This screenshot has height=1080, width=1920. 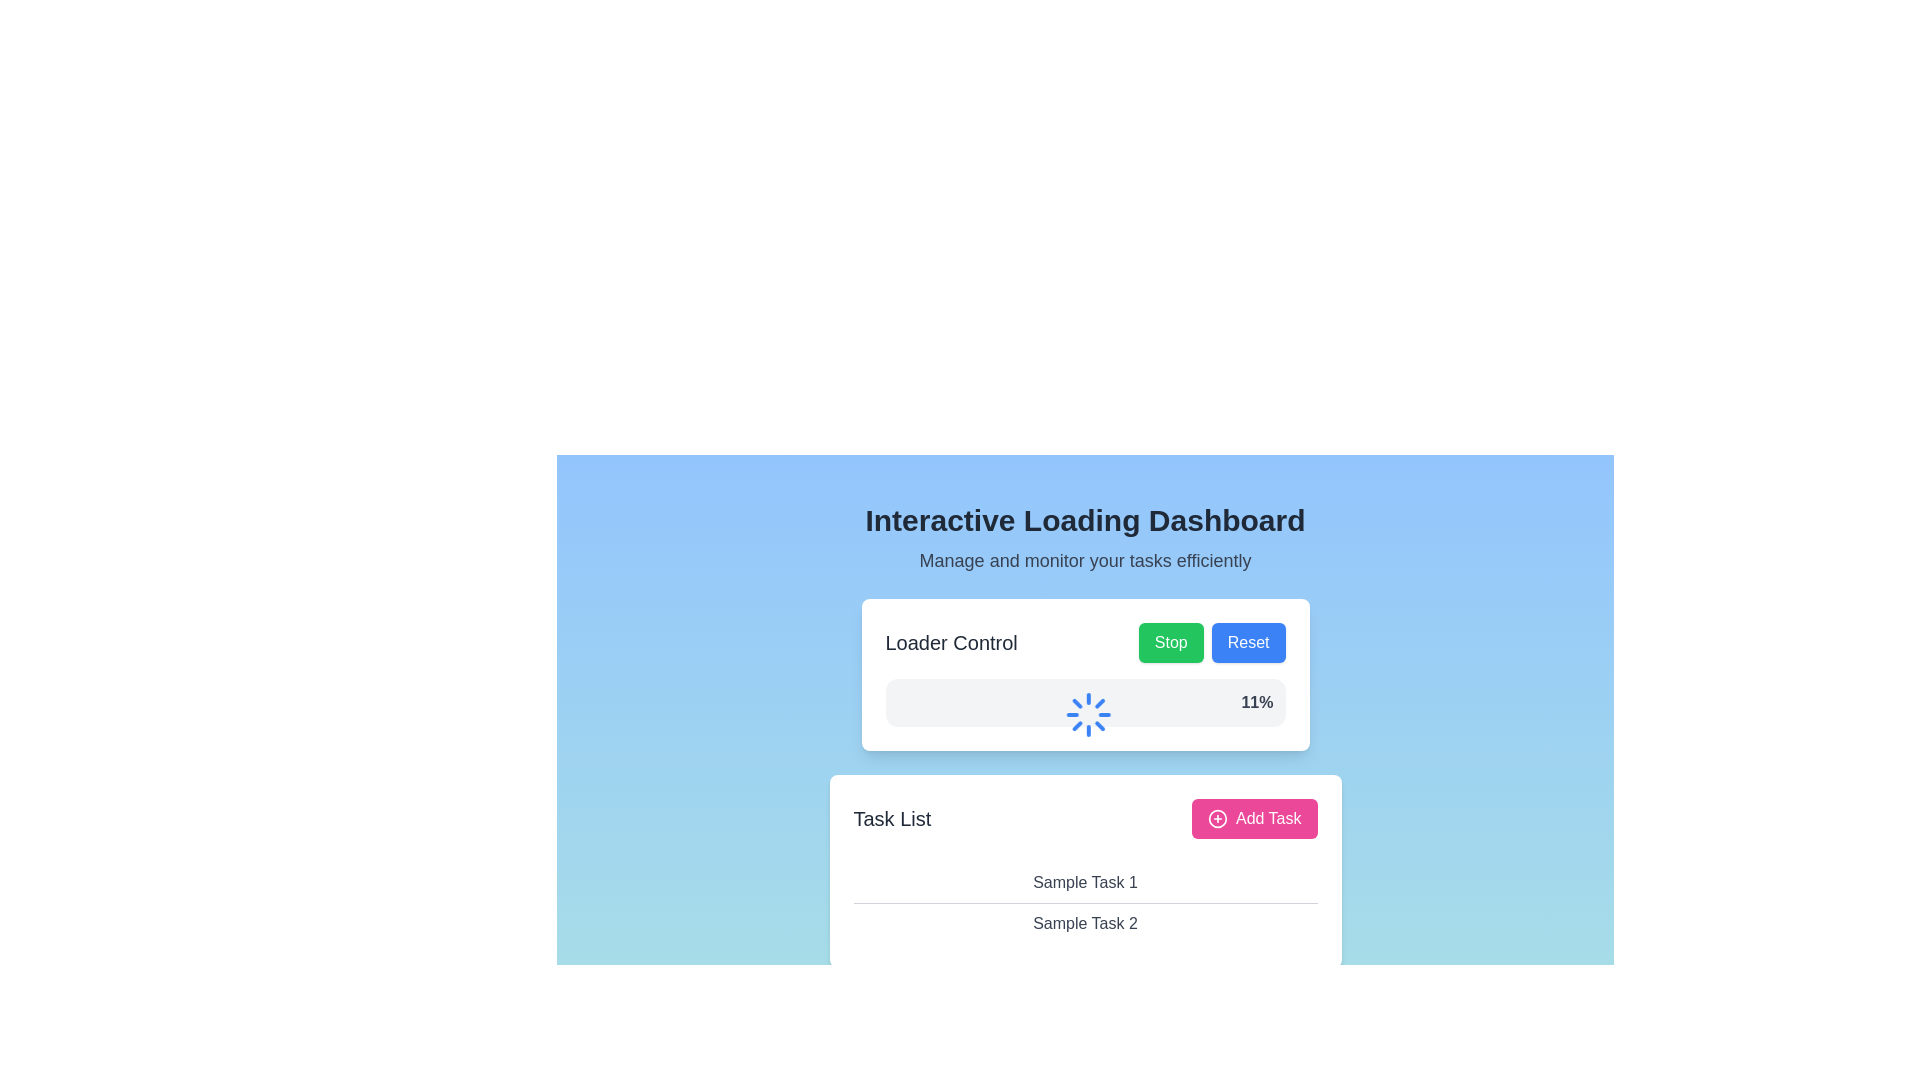 What do you see at coordinates (1252, 818) in the screenshot?
I see `the rectangular button with a pink background and white text reading 'Add Task', which is located` at bounding box center [1252, 818].